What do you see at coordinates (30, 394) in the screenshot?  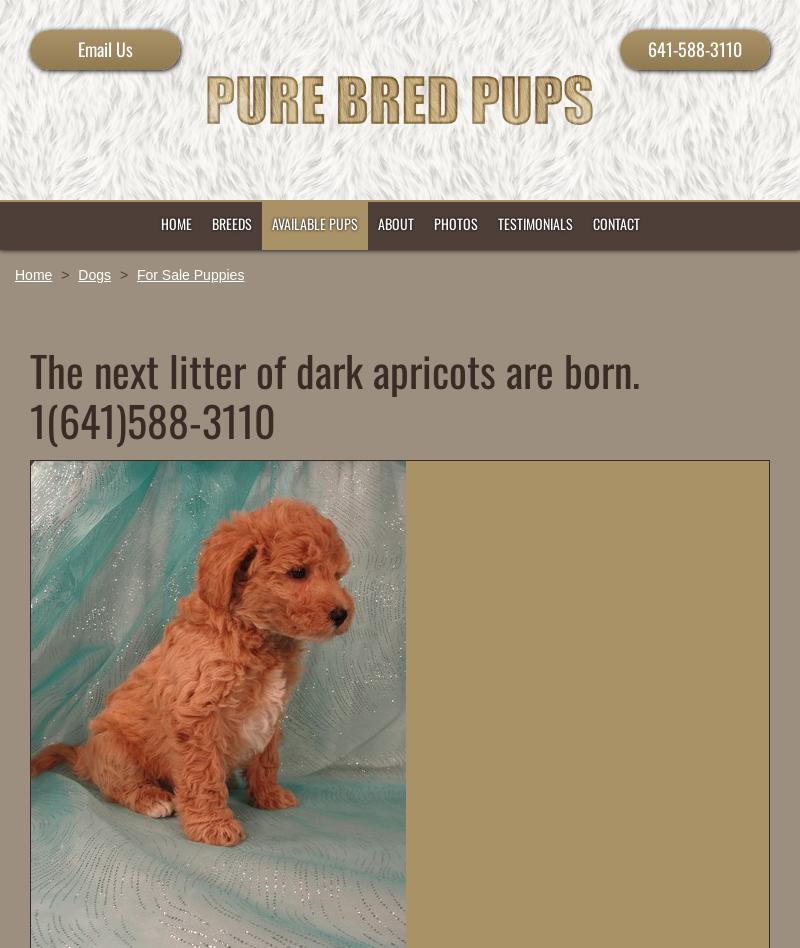 I see `'The next litter of dark apricots are born.  1(641)588-3110'` at bounding box center [30, 394].